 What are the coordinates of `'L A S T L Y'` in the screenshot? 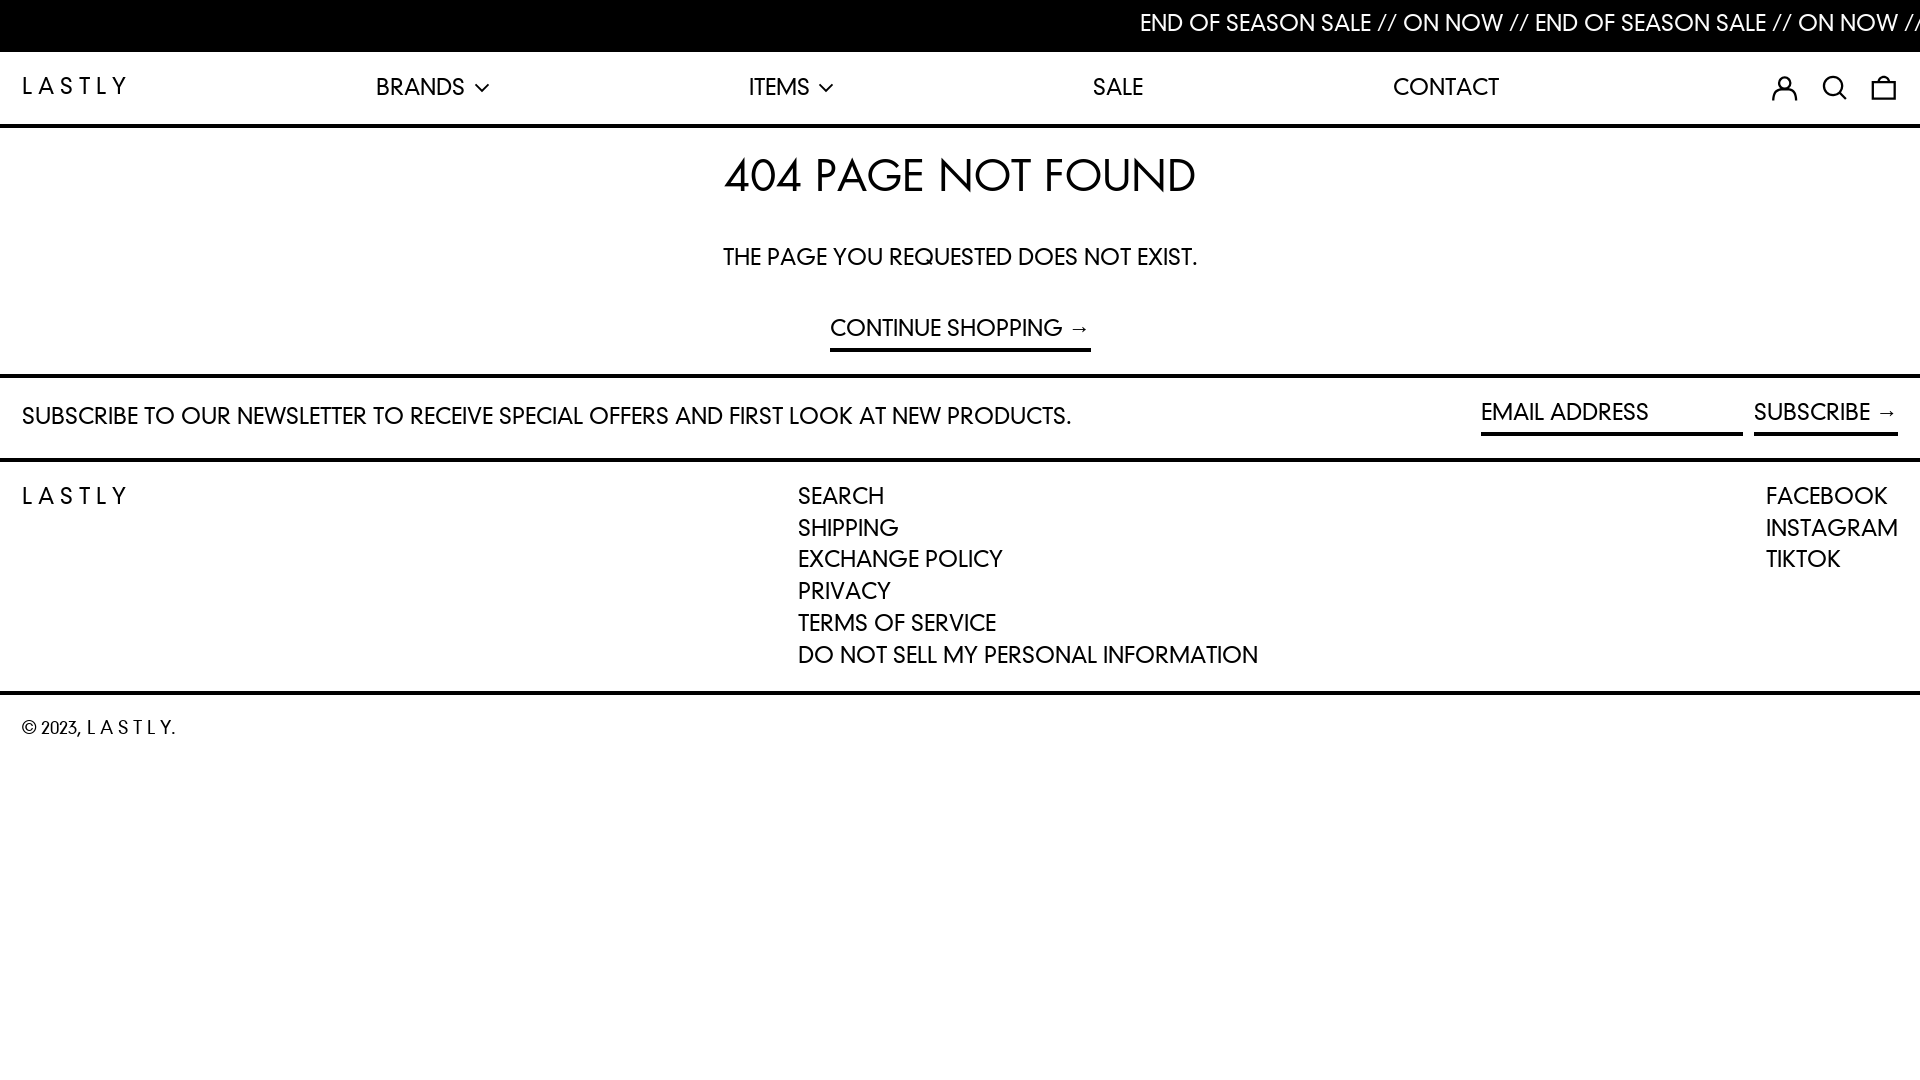 It's located at (73, 86).